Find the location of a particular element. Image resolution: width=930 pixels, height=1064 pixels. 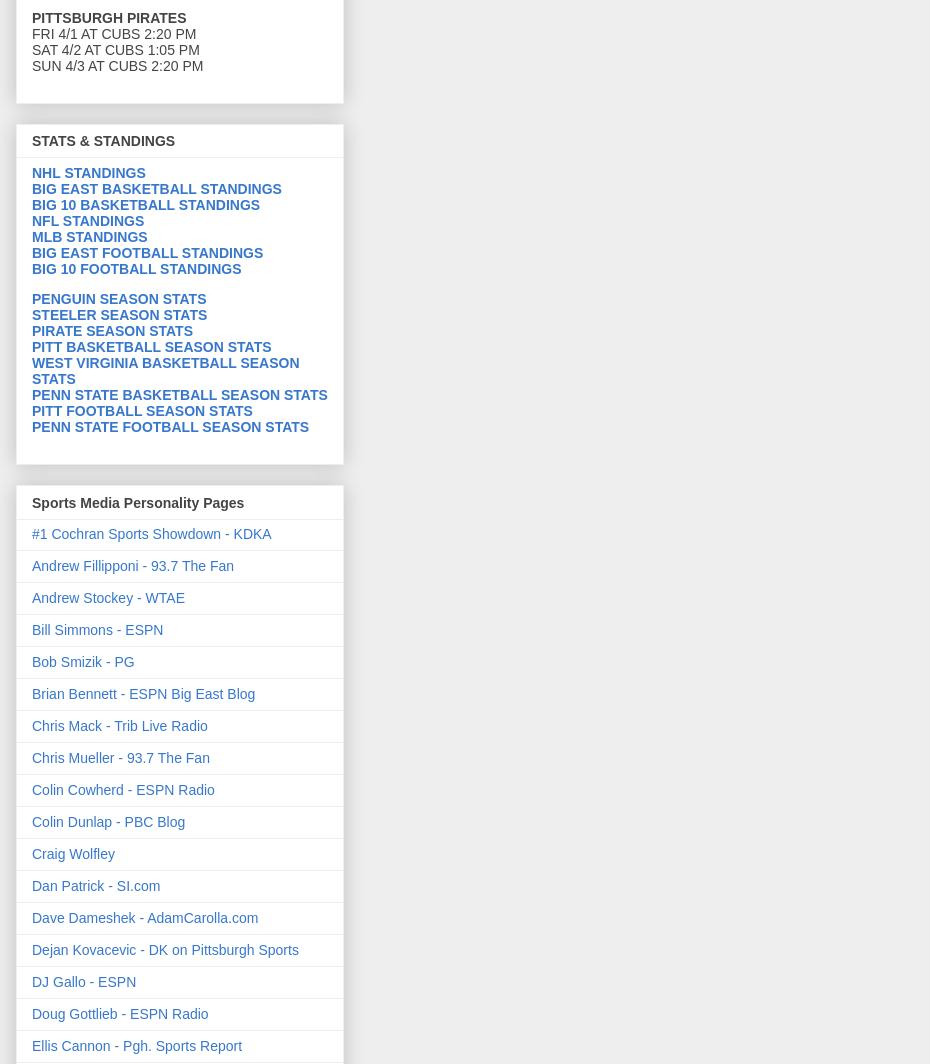

'PITTSBURGH PIRATES' is located at coordinates (108, 17).